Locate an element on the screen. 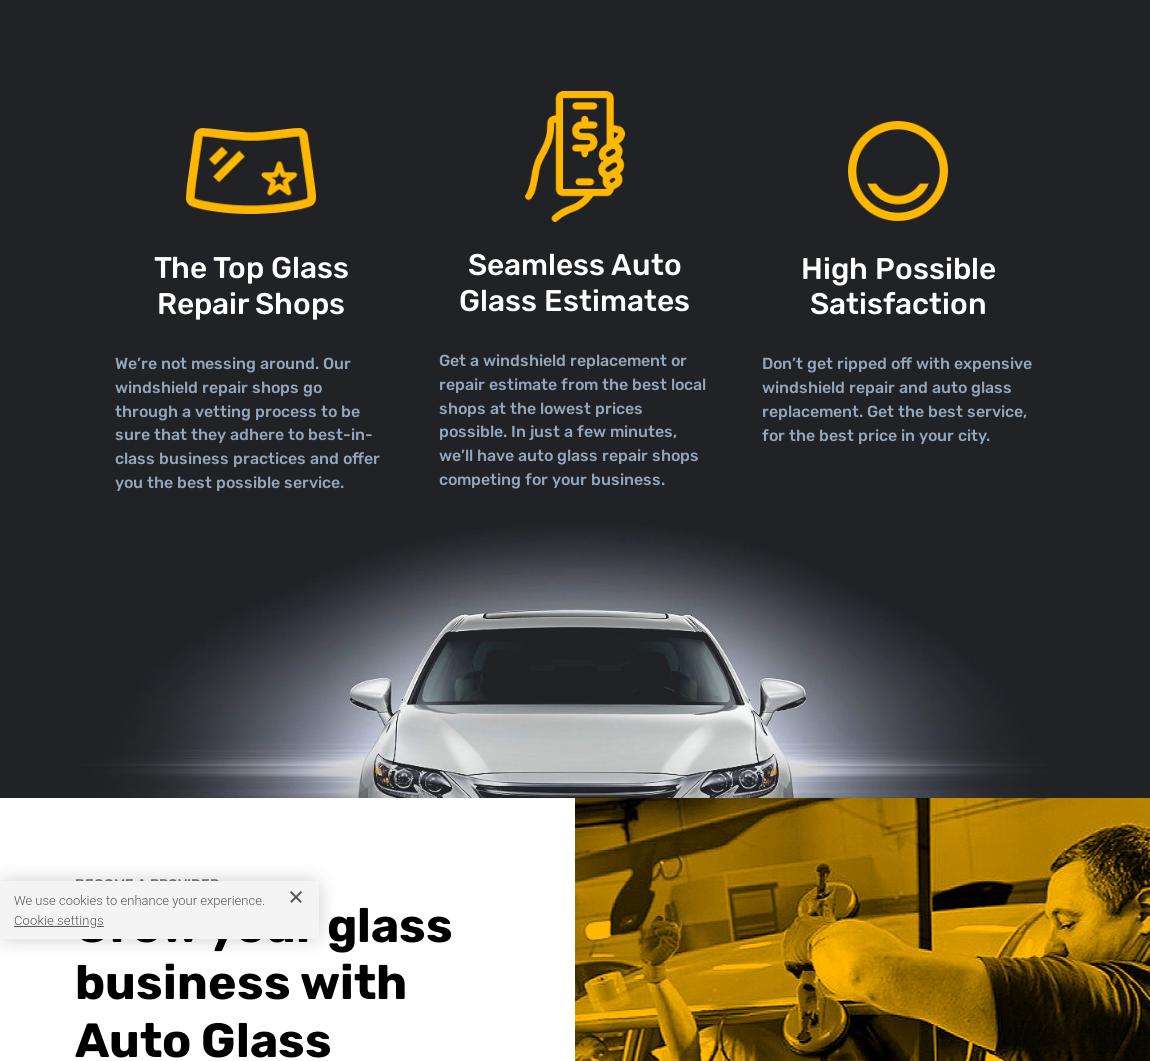 This screenshot has width=1150, height=1061. 'Glass Estimates' is located at coordinates (574, 299).